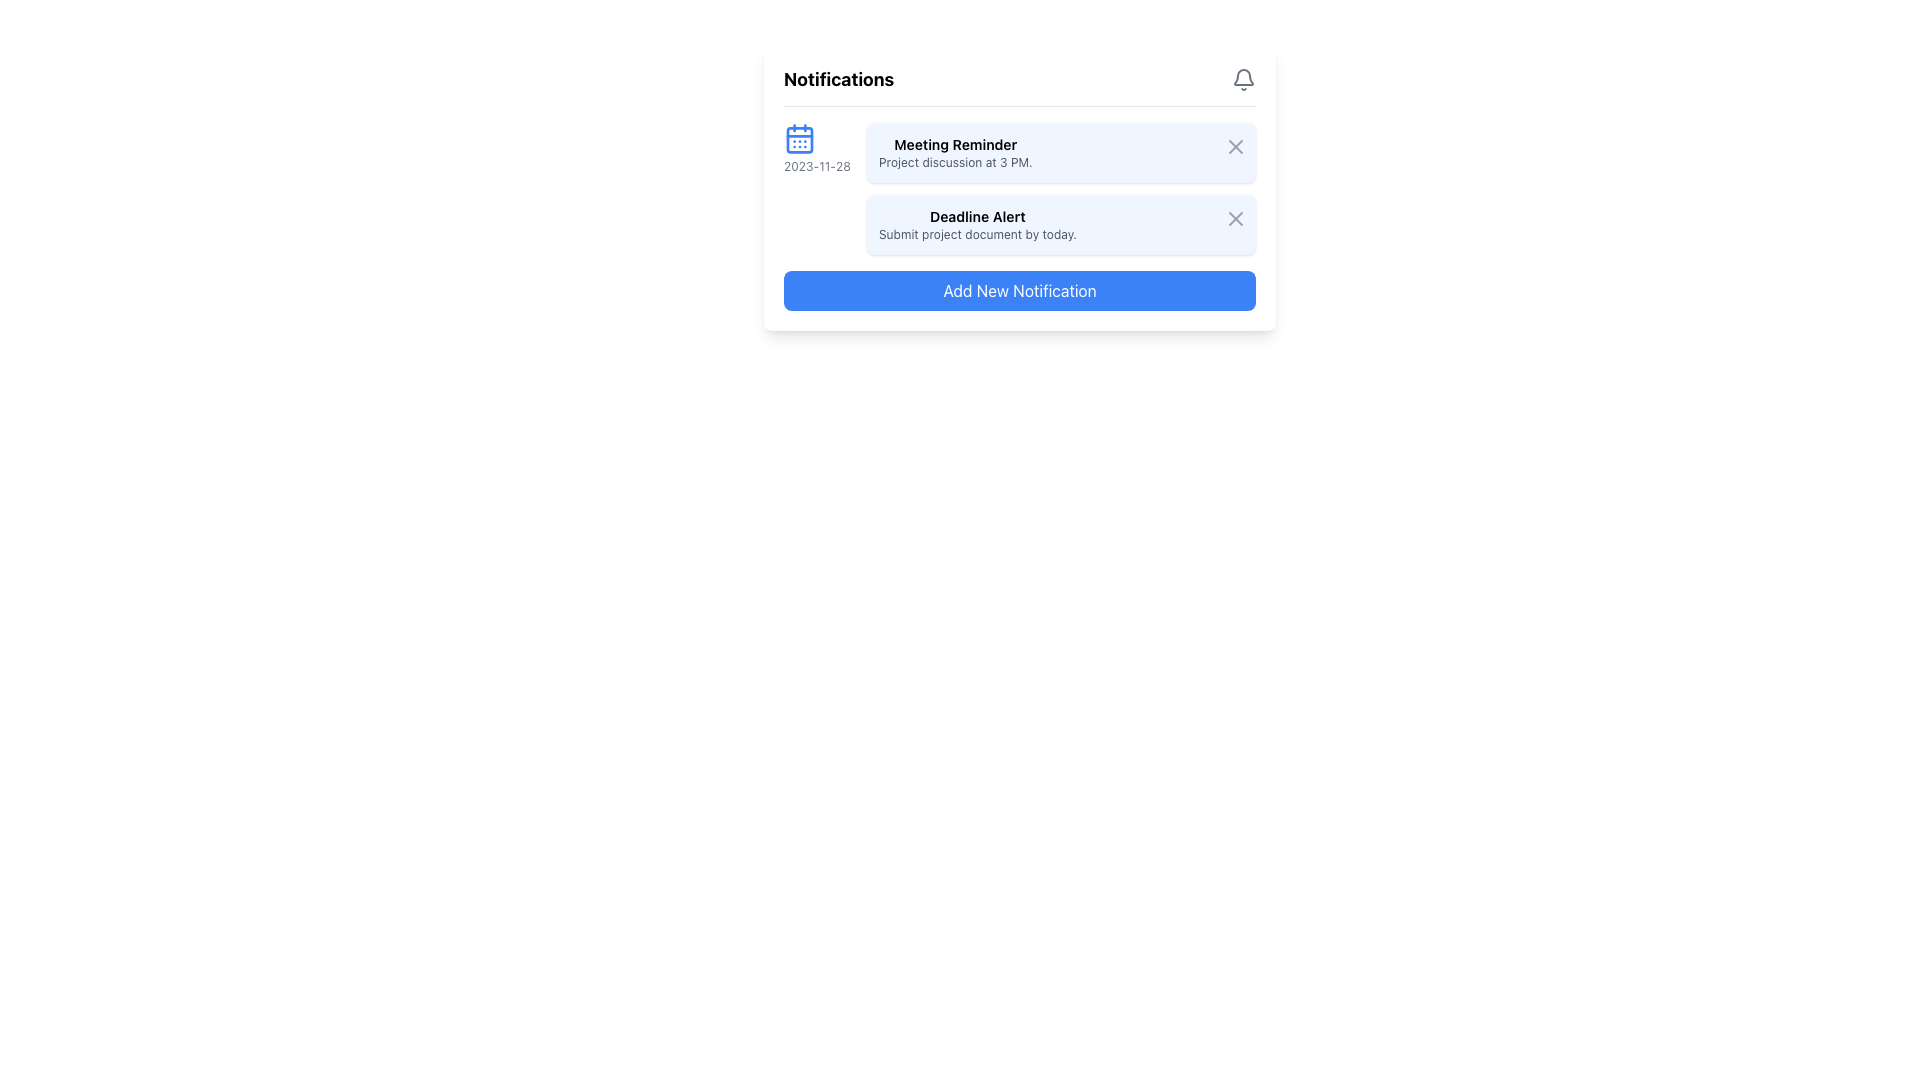  I want to click on the notification label displaying 'Deadline Alert' with the message 'Submit project document by today.', so click(977, 224).